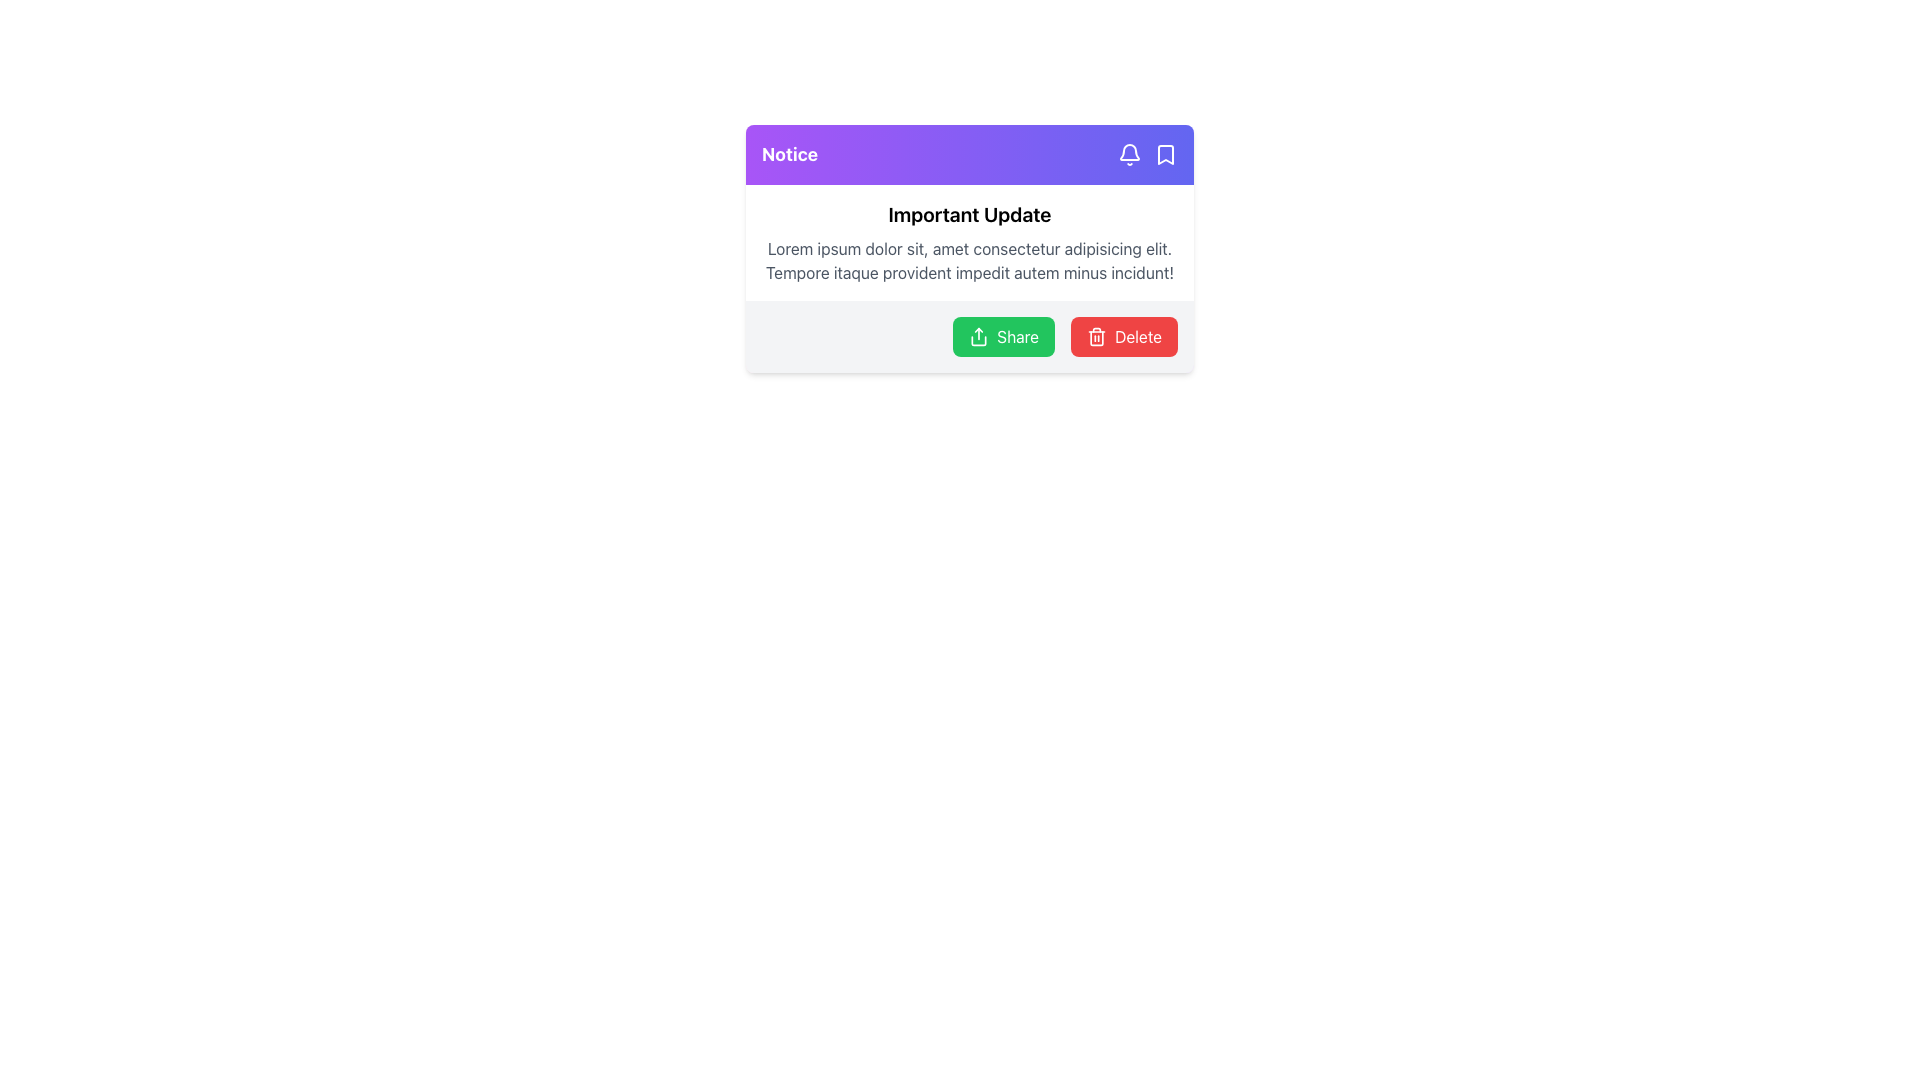 This screenshot has height=1080, width=1920. I want to click on the static text label reading 'Notice' that is displayed in bold with a large font, featuring a gradient background transitioning from purple to indigo and white text, located in the top-left section of the header bar, so click(789, 153).